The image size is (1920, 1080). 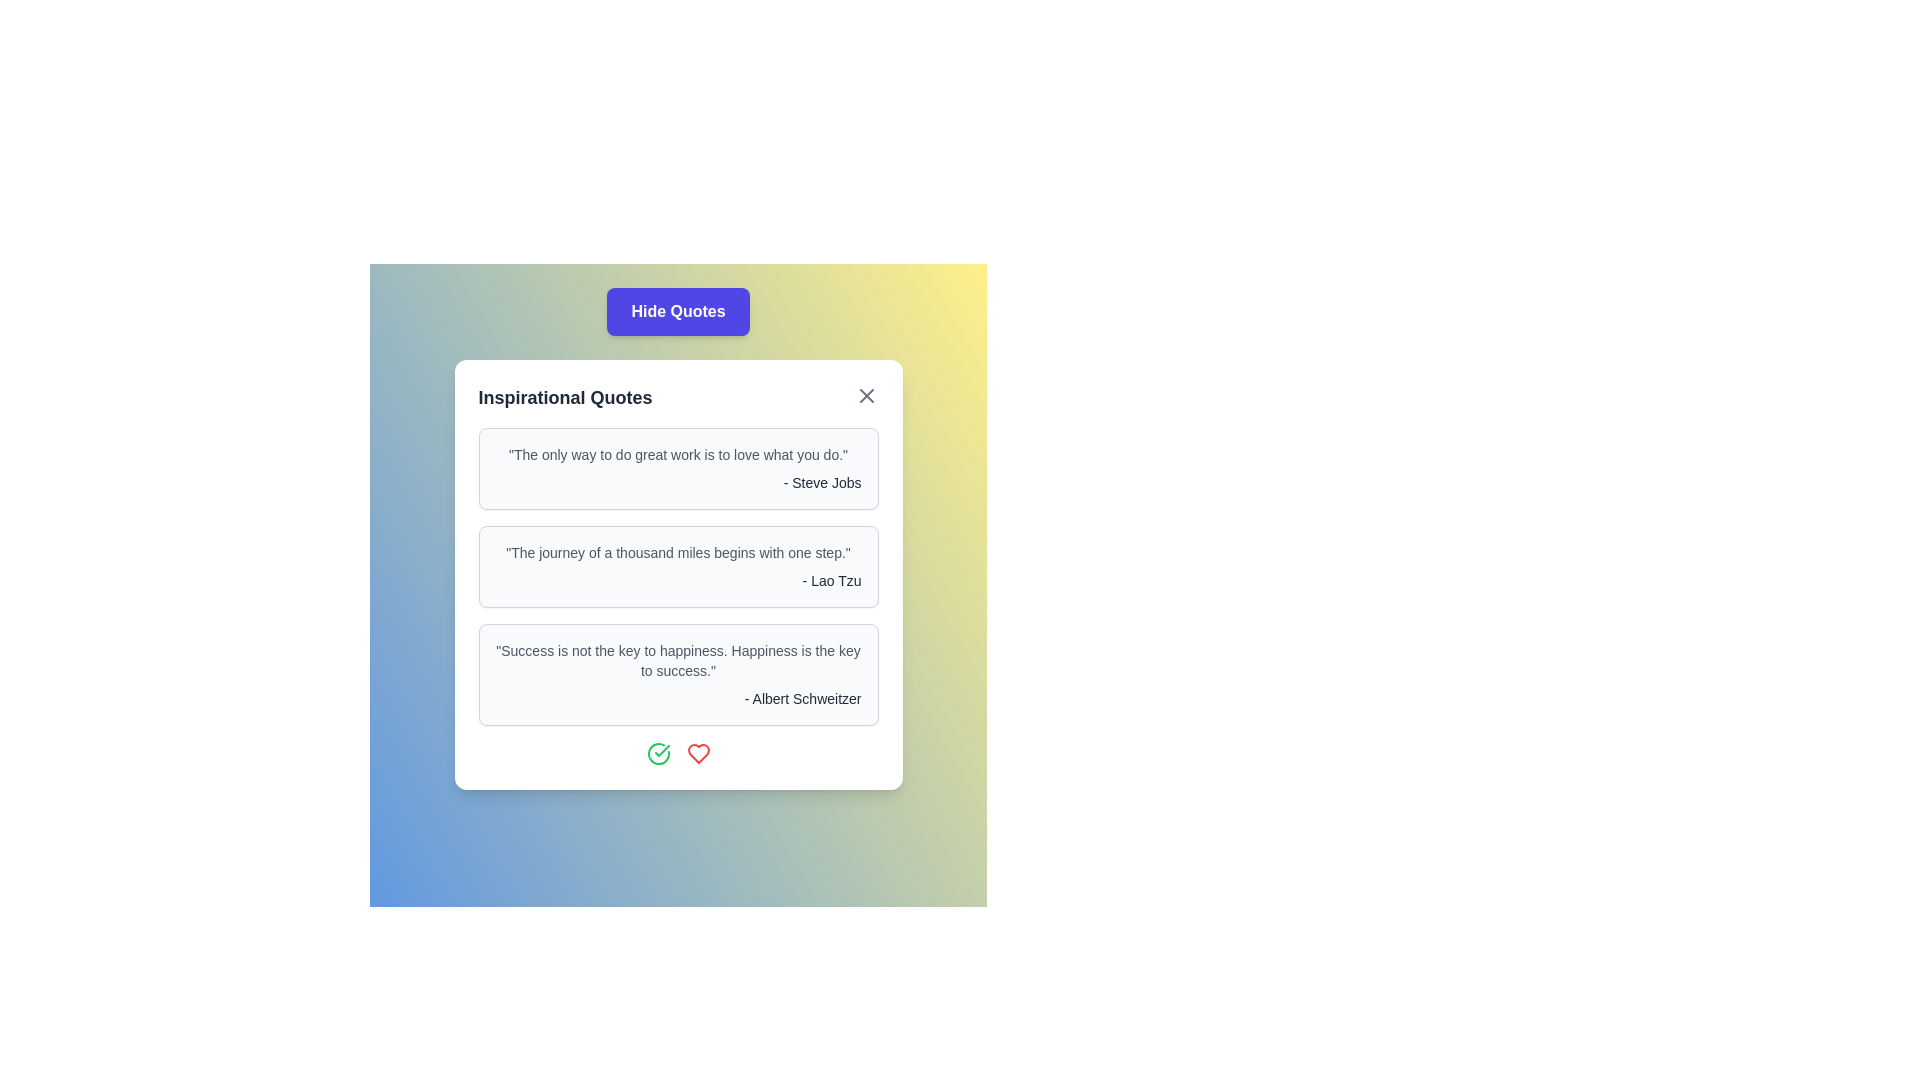 What do you see at coordinates (658, 753) in the screenshot?
I see `the circular green stroke icon with a checkmark, located at the bottom left of the modal window, positioned to the left of a heart-shaped icon` at bounding box center [658, 753].